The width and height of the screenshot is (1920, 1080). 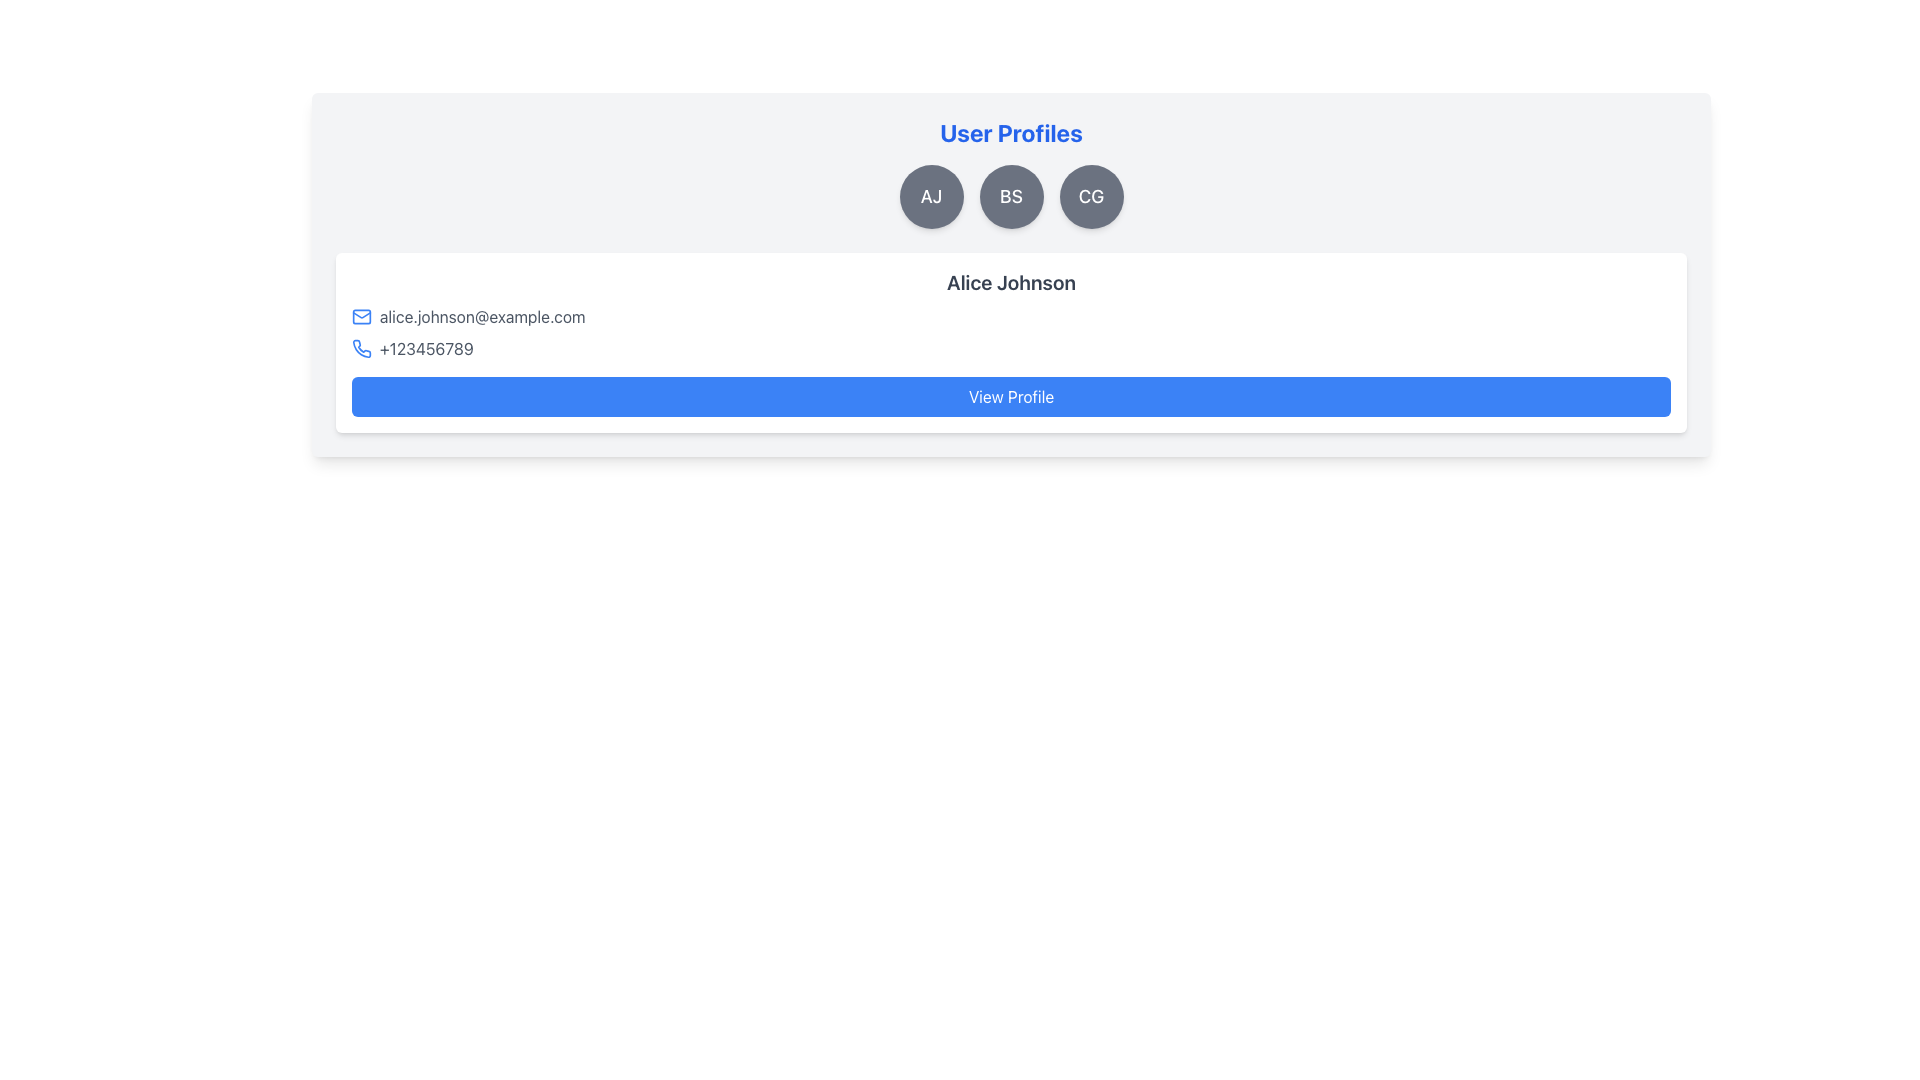 What do you see at coordinates (425, 347) in the screenshot?
I see `the phone number display element` at bounding box center [425, 347].